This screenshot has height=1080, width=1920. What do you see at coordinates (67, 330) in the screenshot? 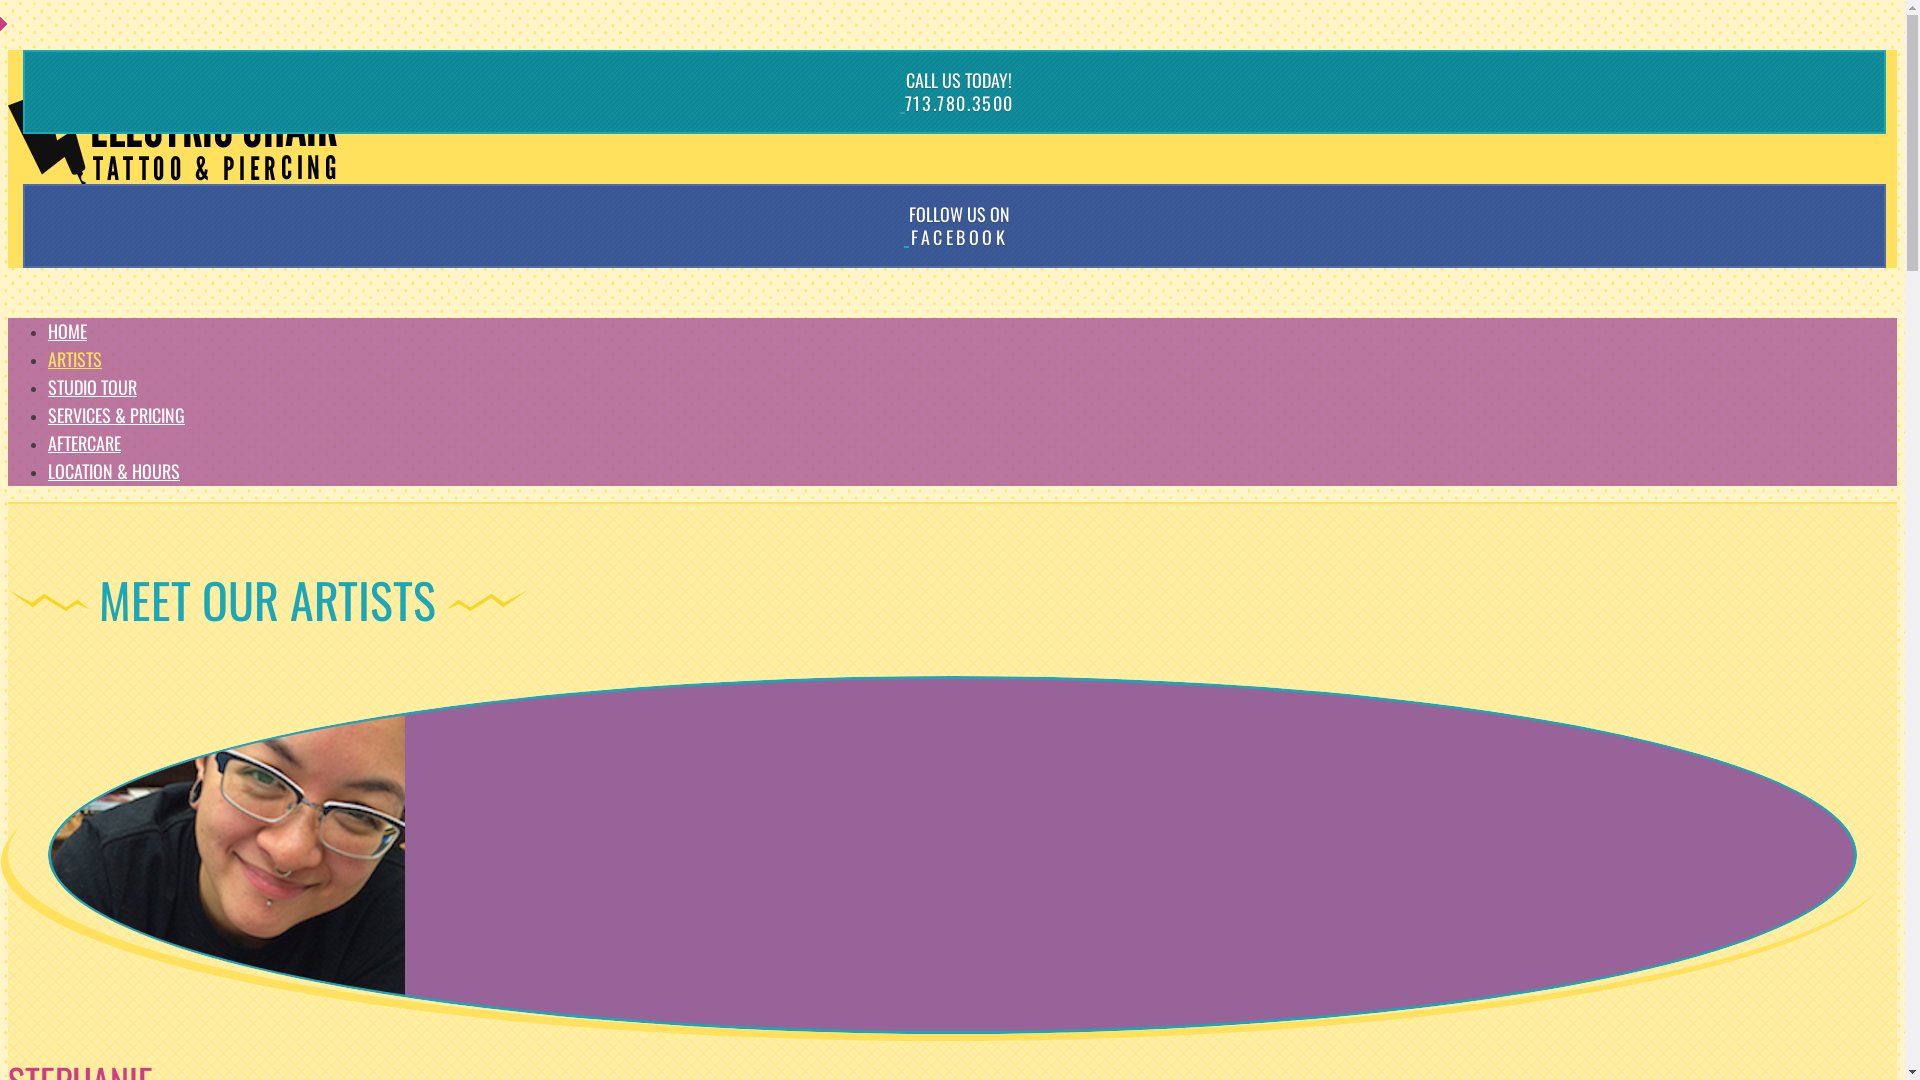
I see `'HOME'` at bounding box center [67, 330].